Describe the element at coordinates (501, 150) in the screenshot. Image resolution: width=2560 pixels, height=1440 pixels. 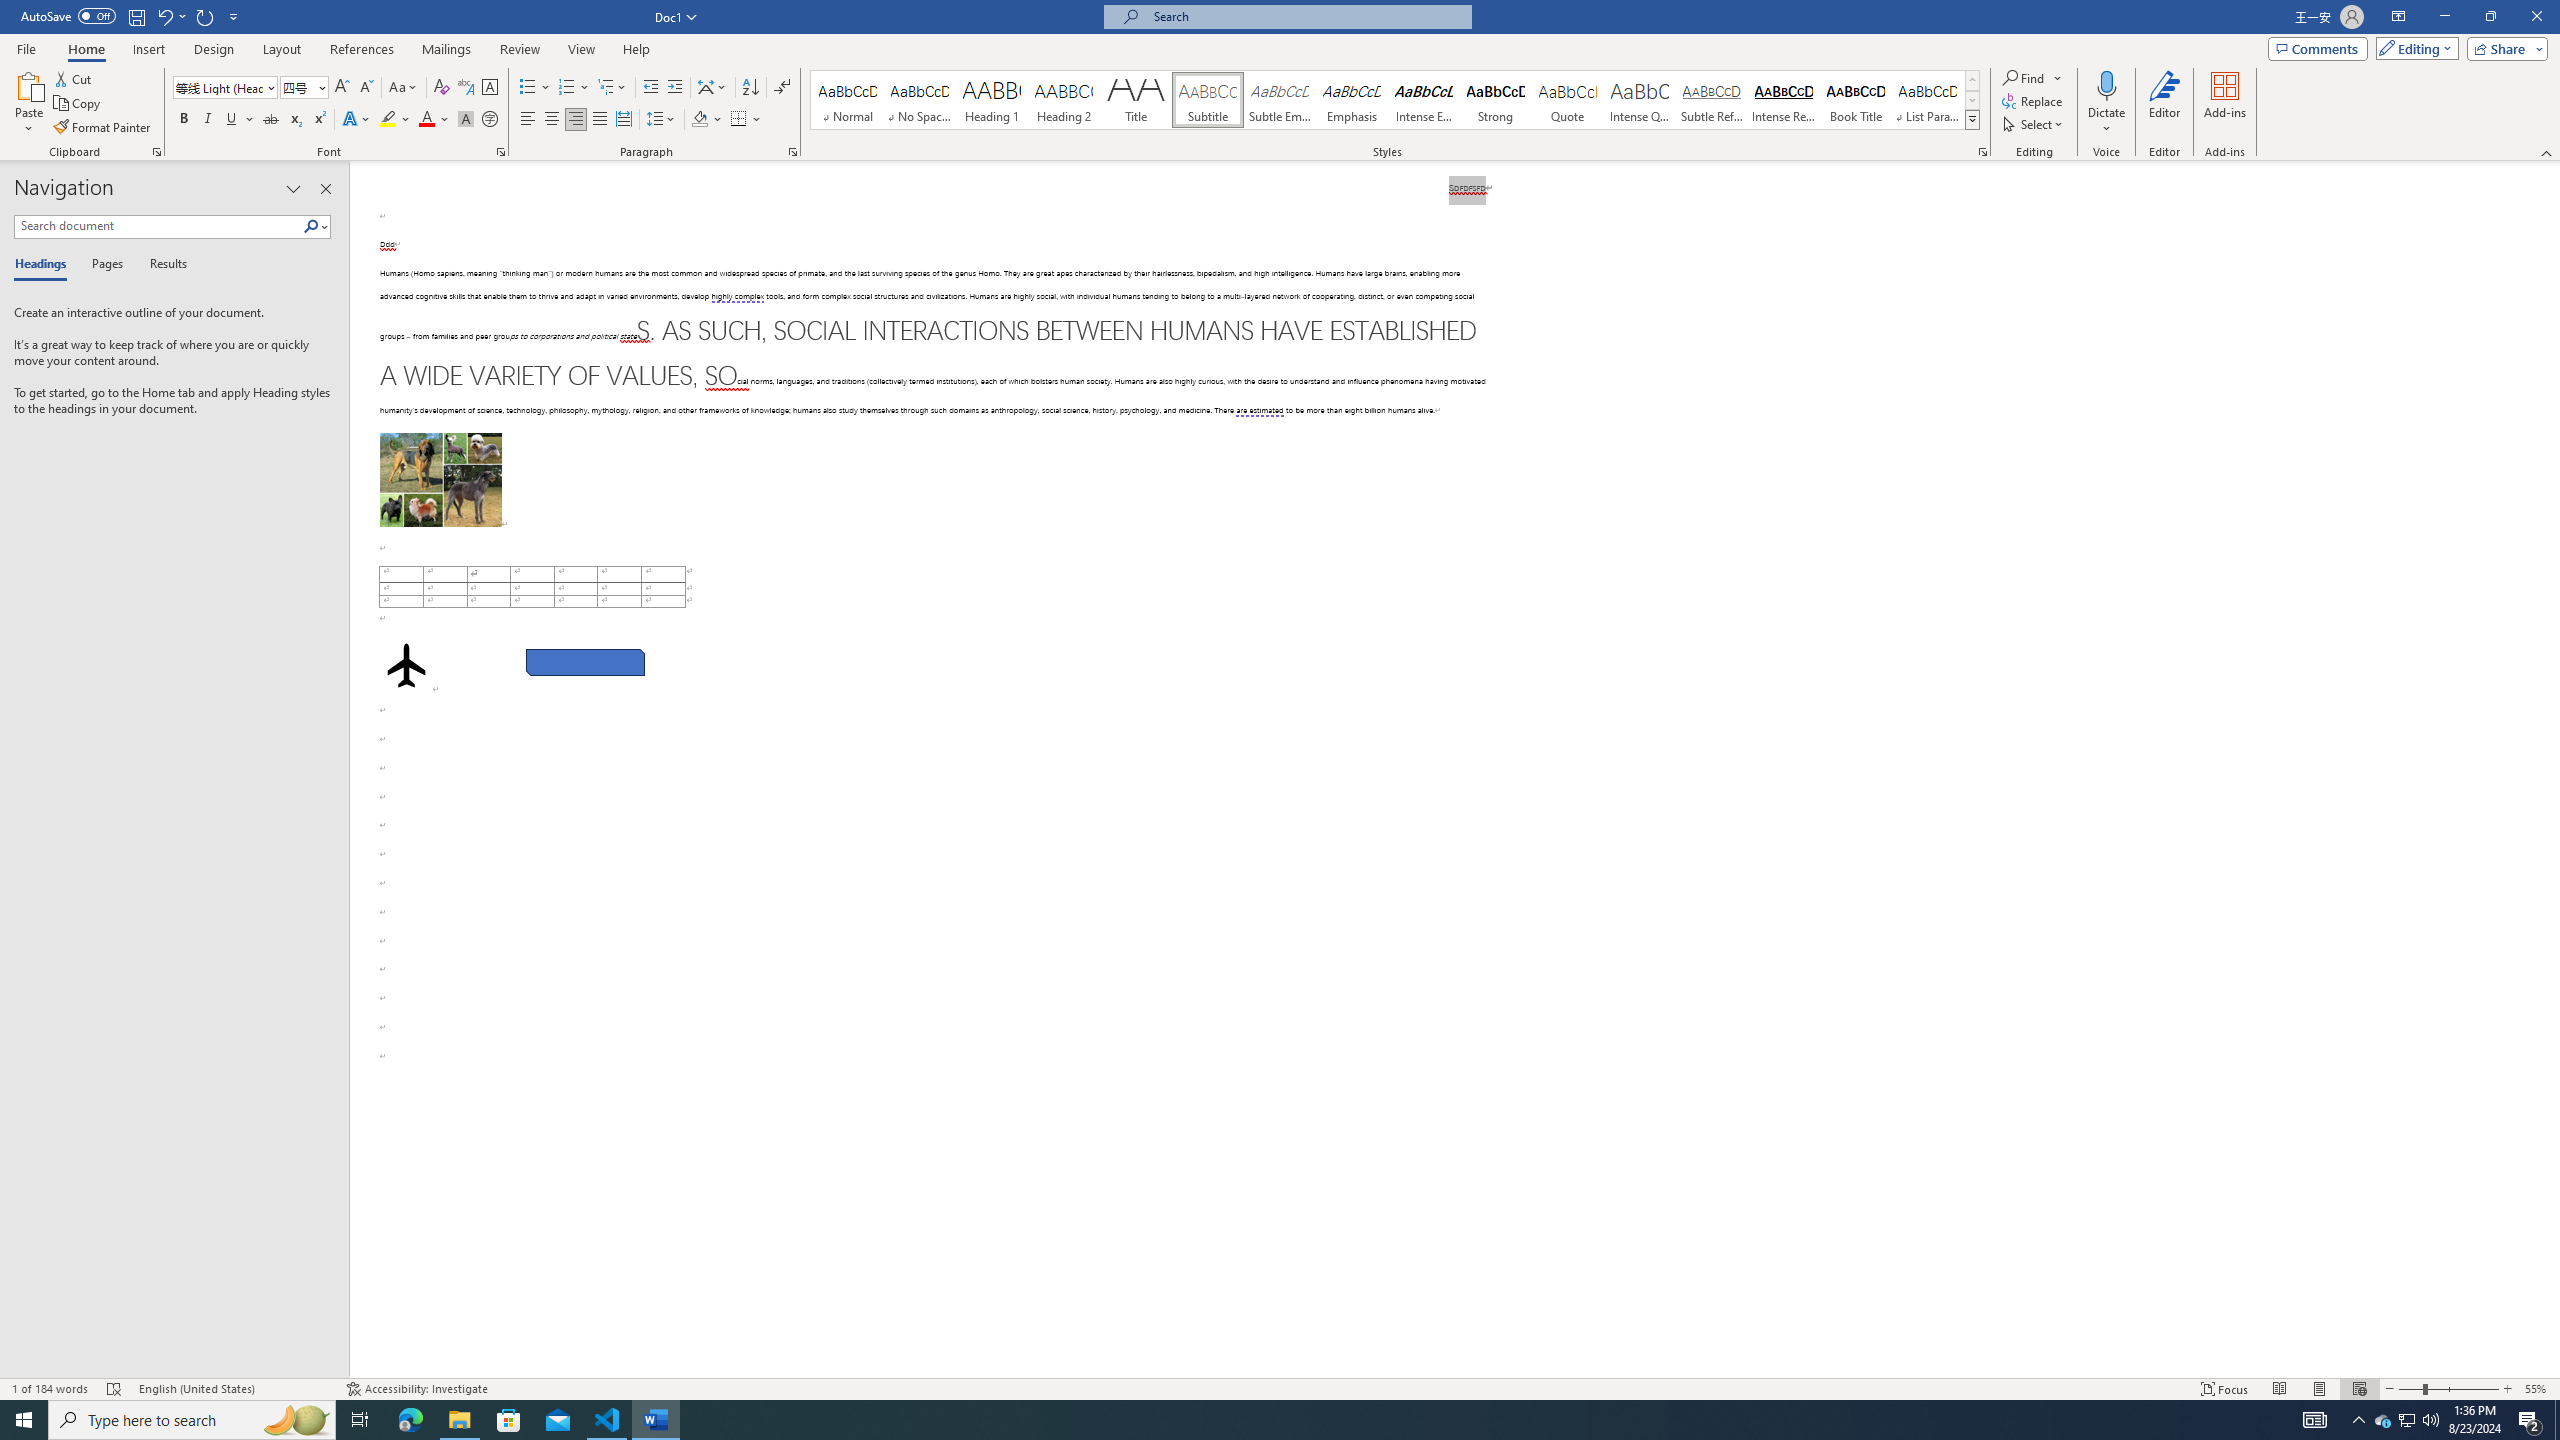
I see `'Font...'` at that location.